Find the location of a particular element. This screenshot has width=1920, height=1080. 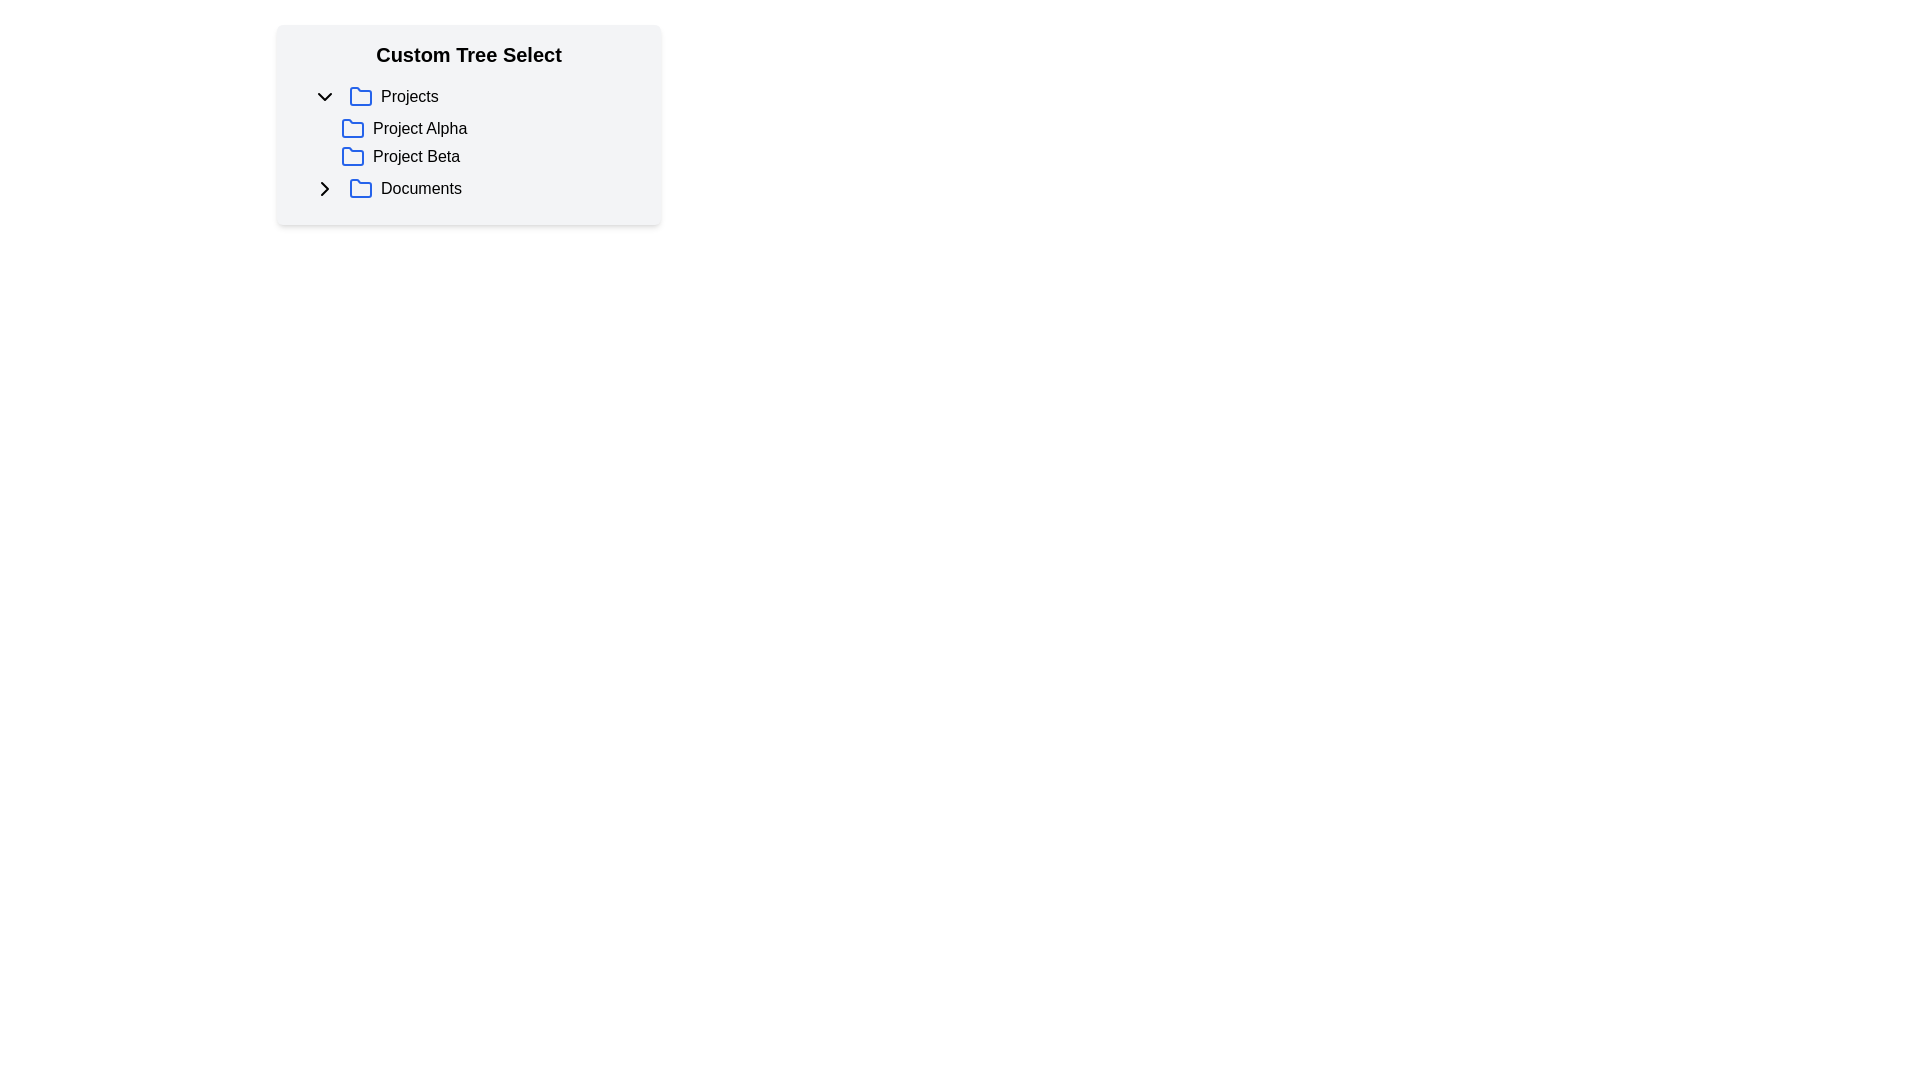

the chevron icon button located to the left of the 'Documents' text in the directory tree interface is located at coordinates (325, 189).